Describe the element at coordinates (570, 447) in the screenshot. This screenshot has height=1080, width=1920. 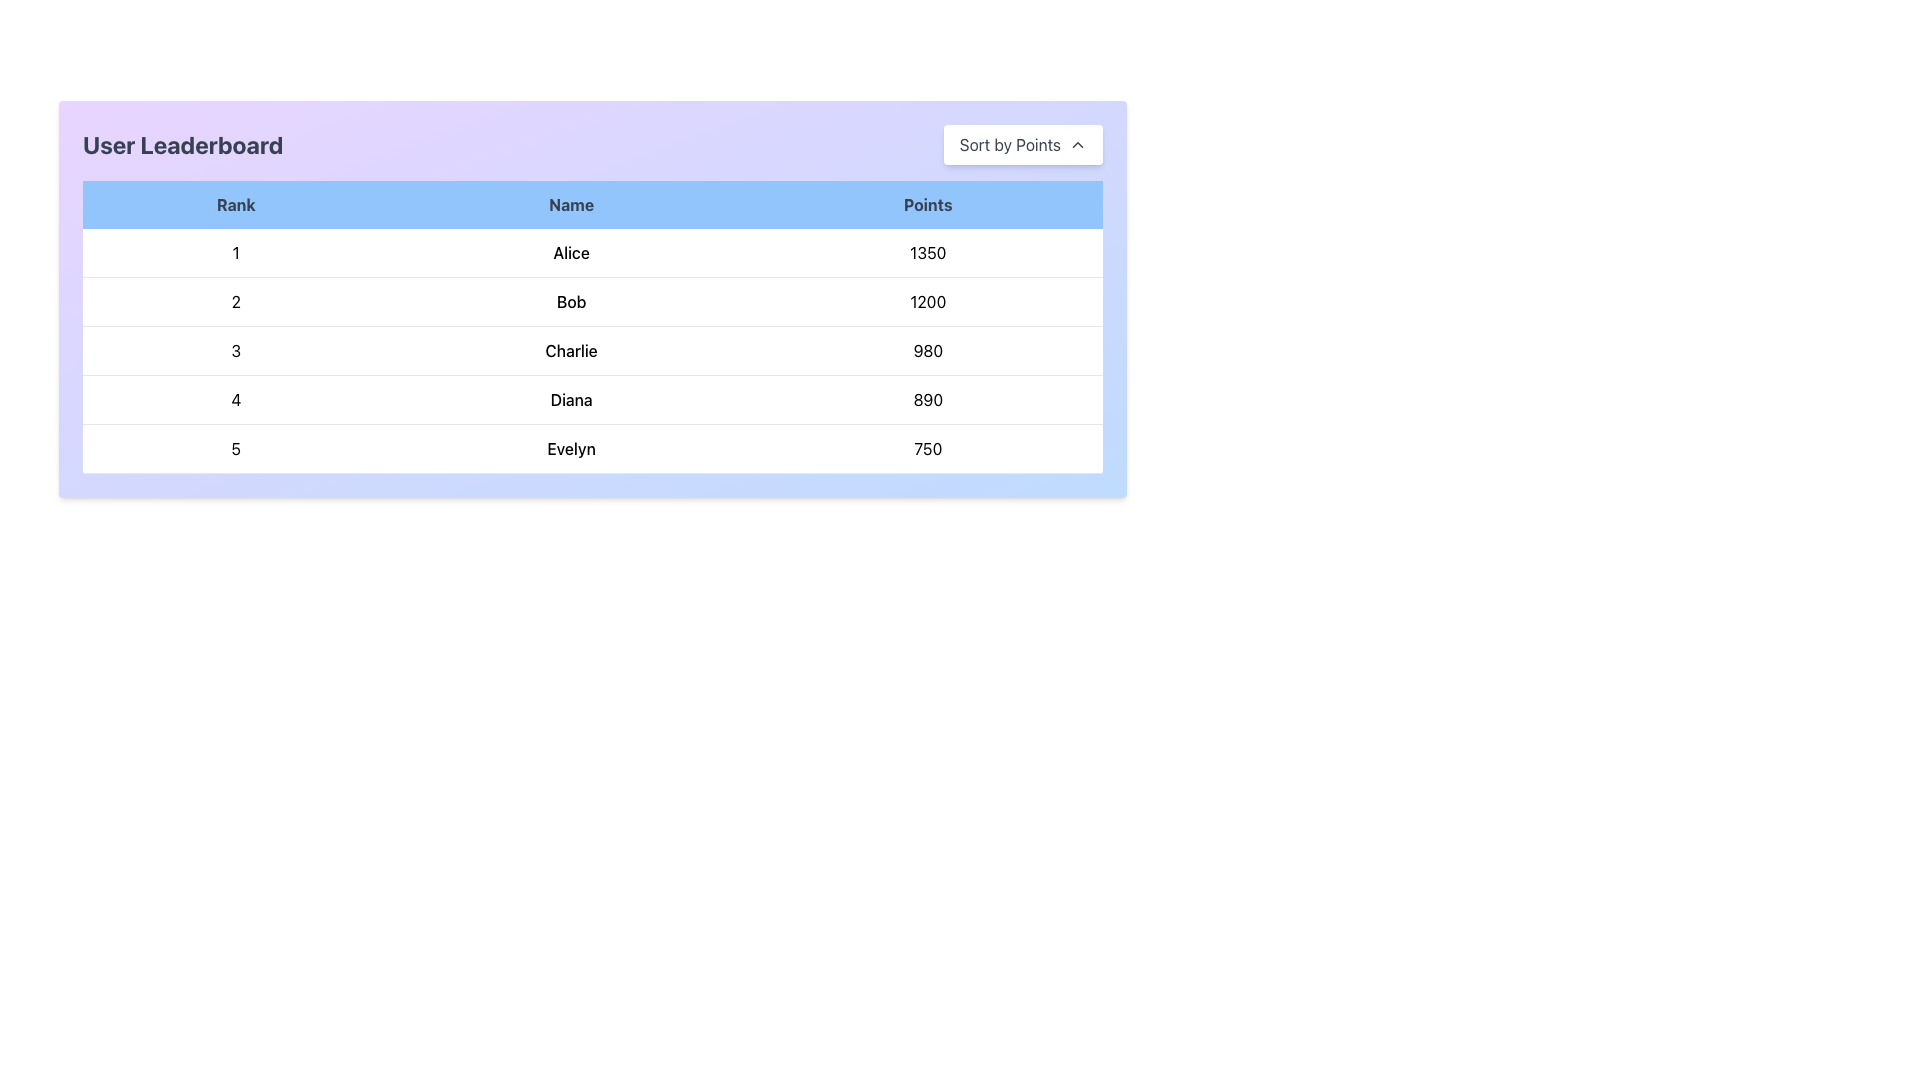
I see `the user name displayed in the fifth row and second column of the leaderboard, which identifies the individual ranked fifth with a score of 750` at that location.